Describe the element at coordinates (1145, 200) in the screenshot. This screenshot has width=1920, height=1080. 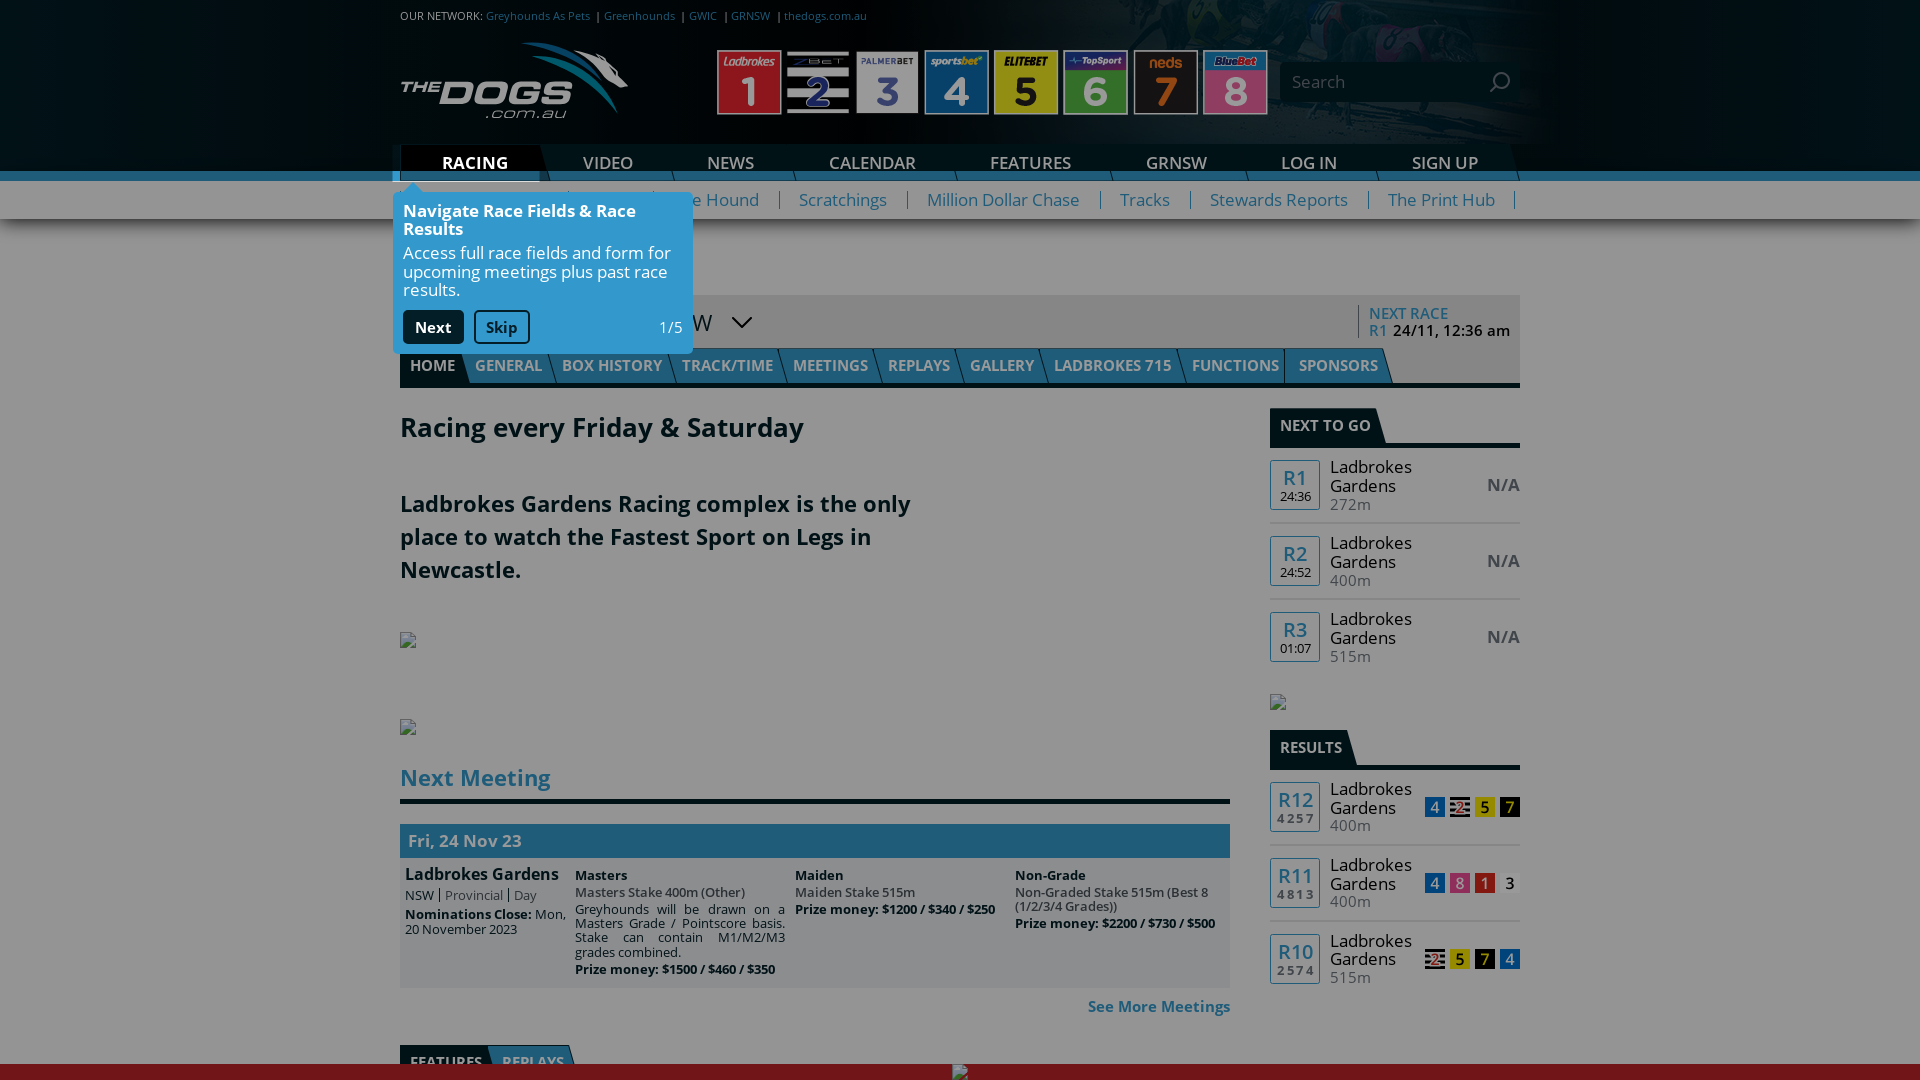
I see `'Tracks'` at that location.